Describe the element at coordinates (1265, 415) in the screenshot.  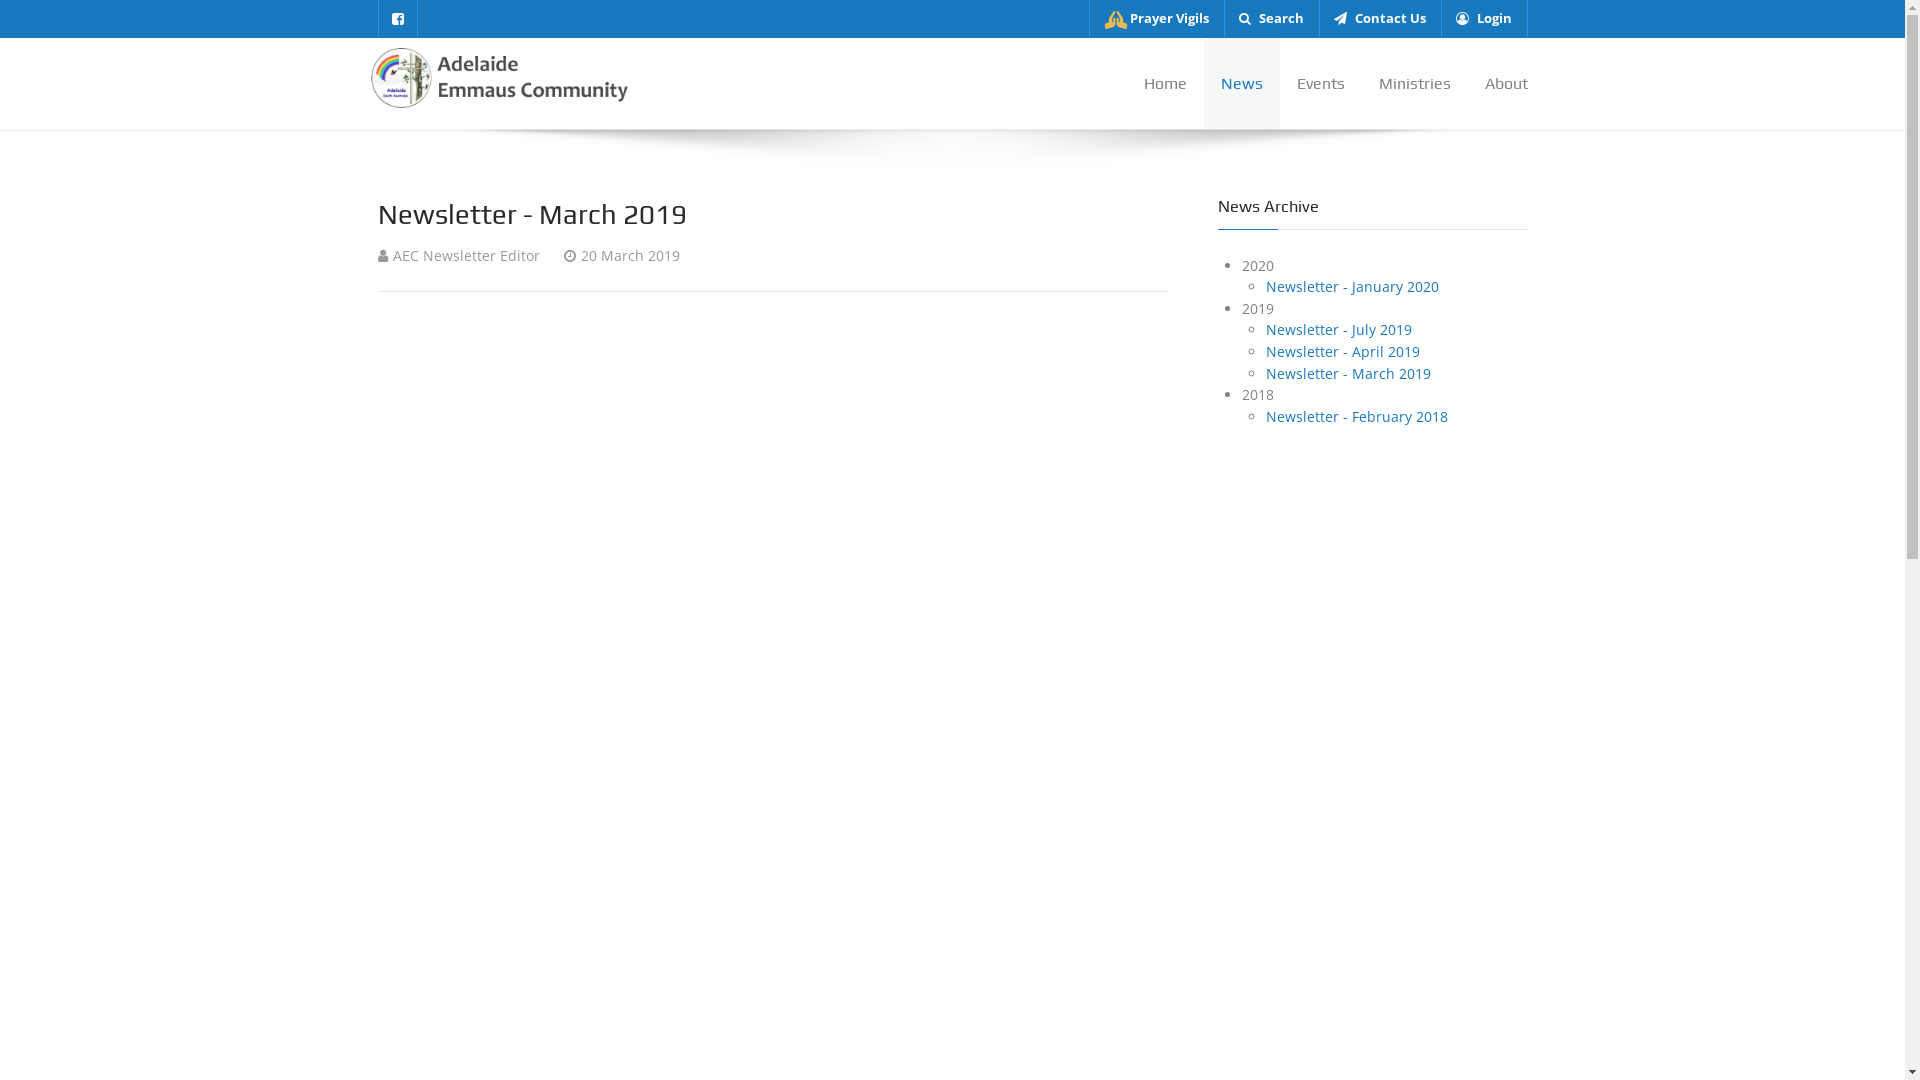
I see `'Newsletter - February 2018'` at that location.